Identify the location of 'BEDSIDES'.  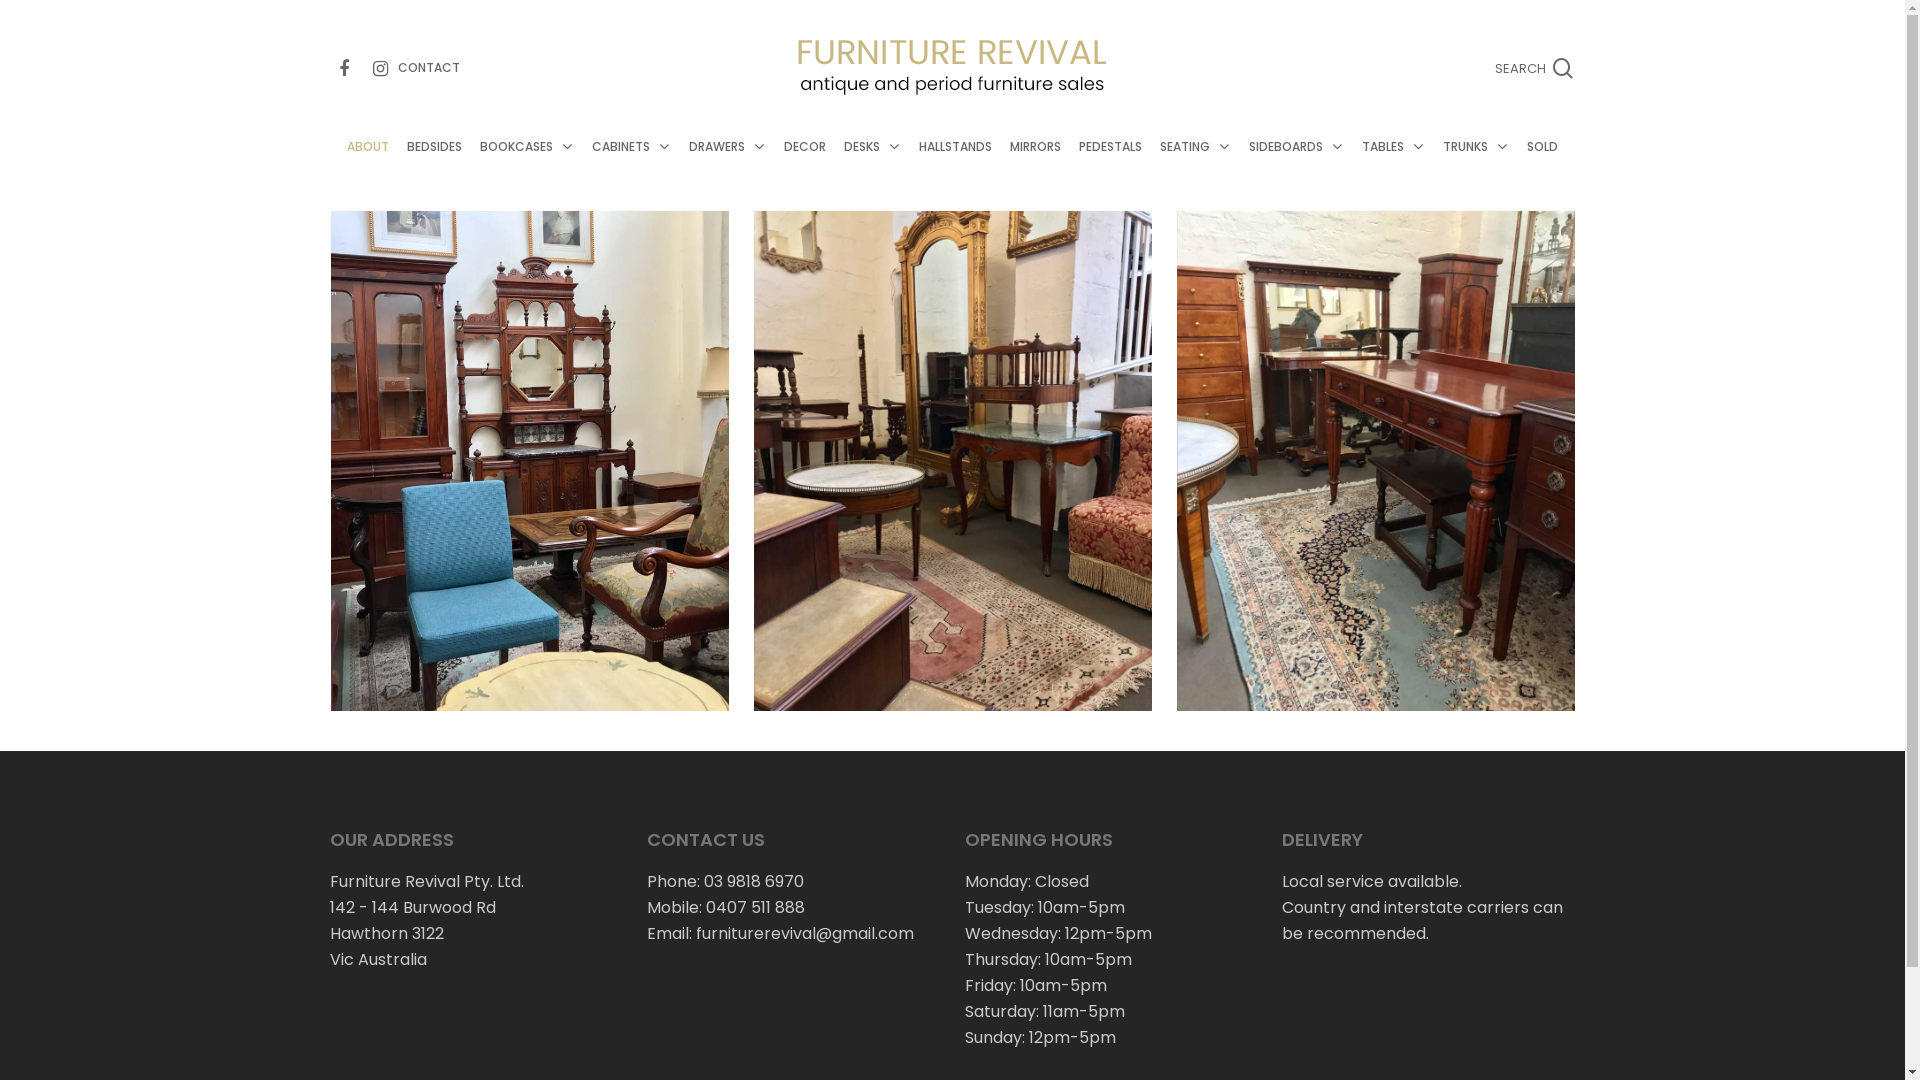
(433, 165).